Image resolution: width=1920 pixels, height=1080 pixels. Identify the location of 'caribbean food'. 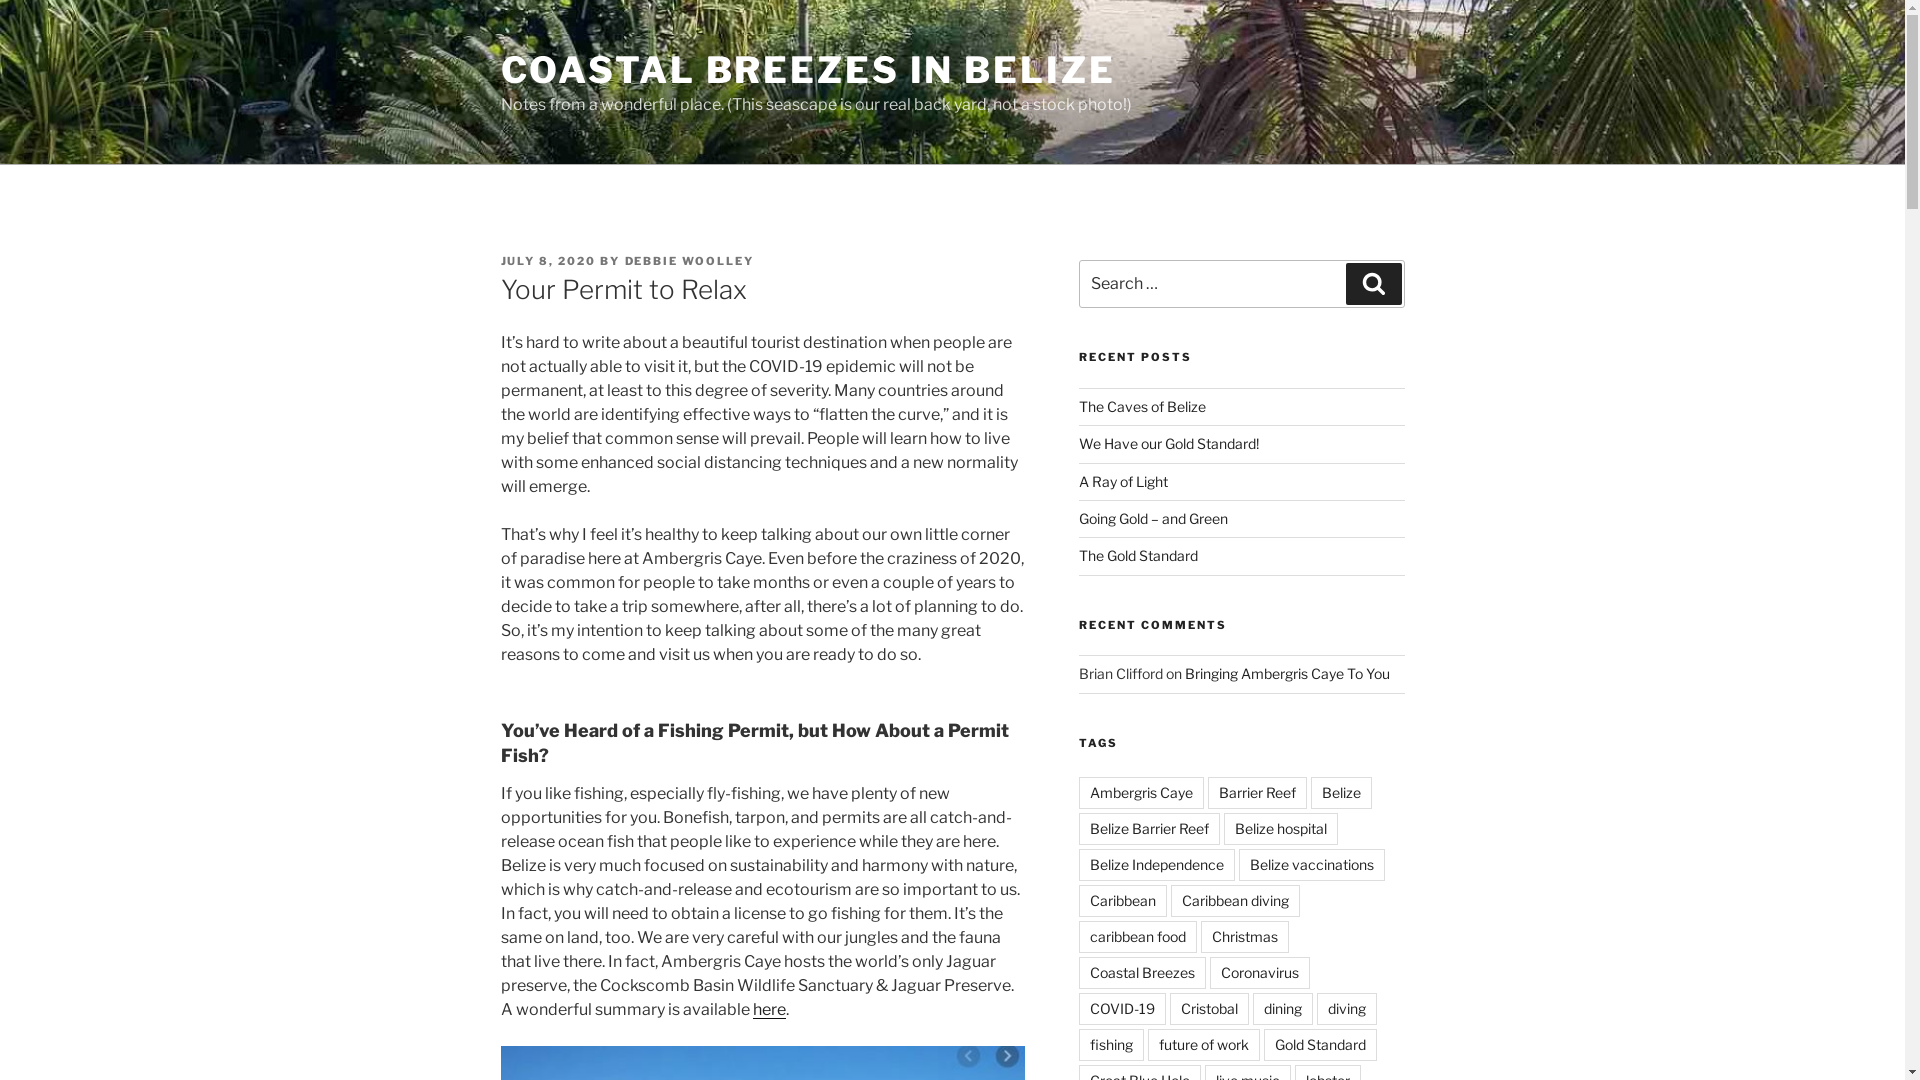
(1137, 937).